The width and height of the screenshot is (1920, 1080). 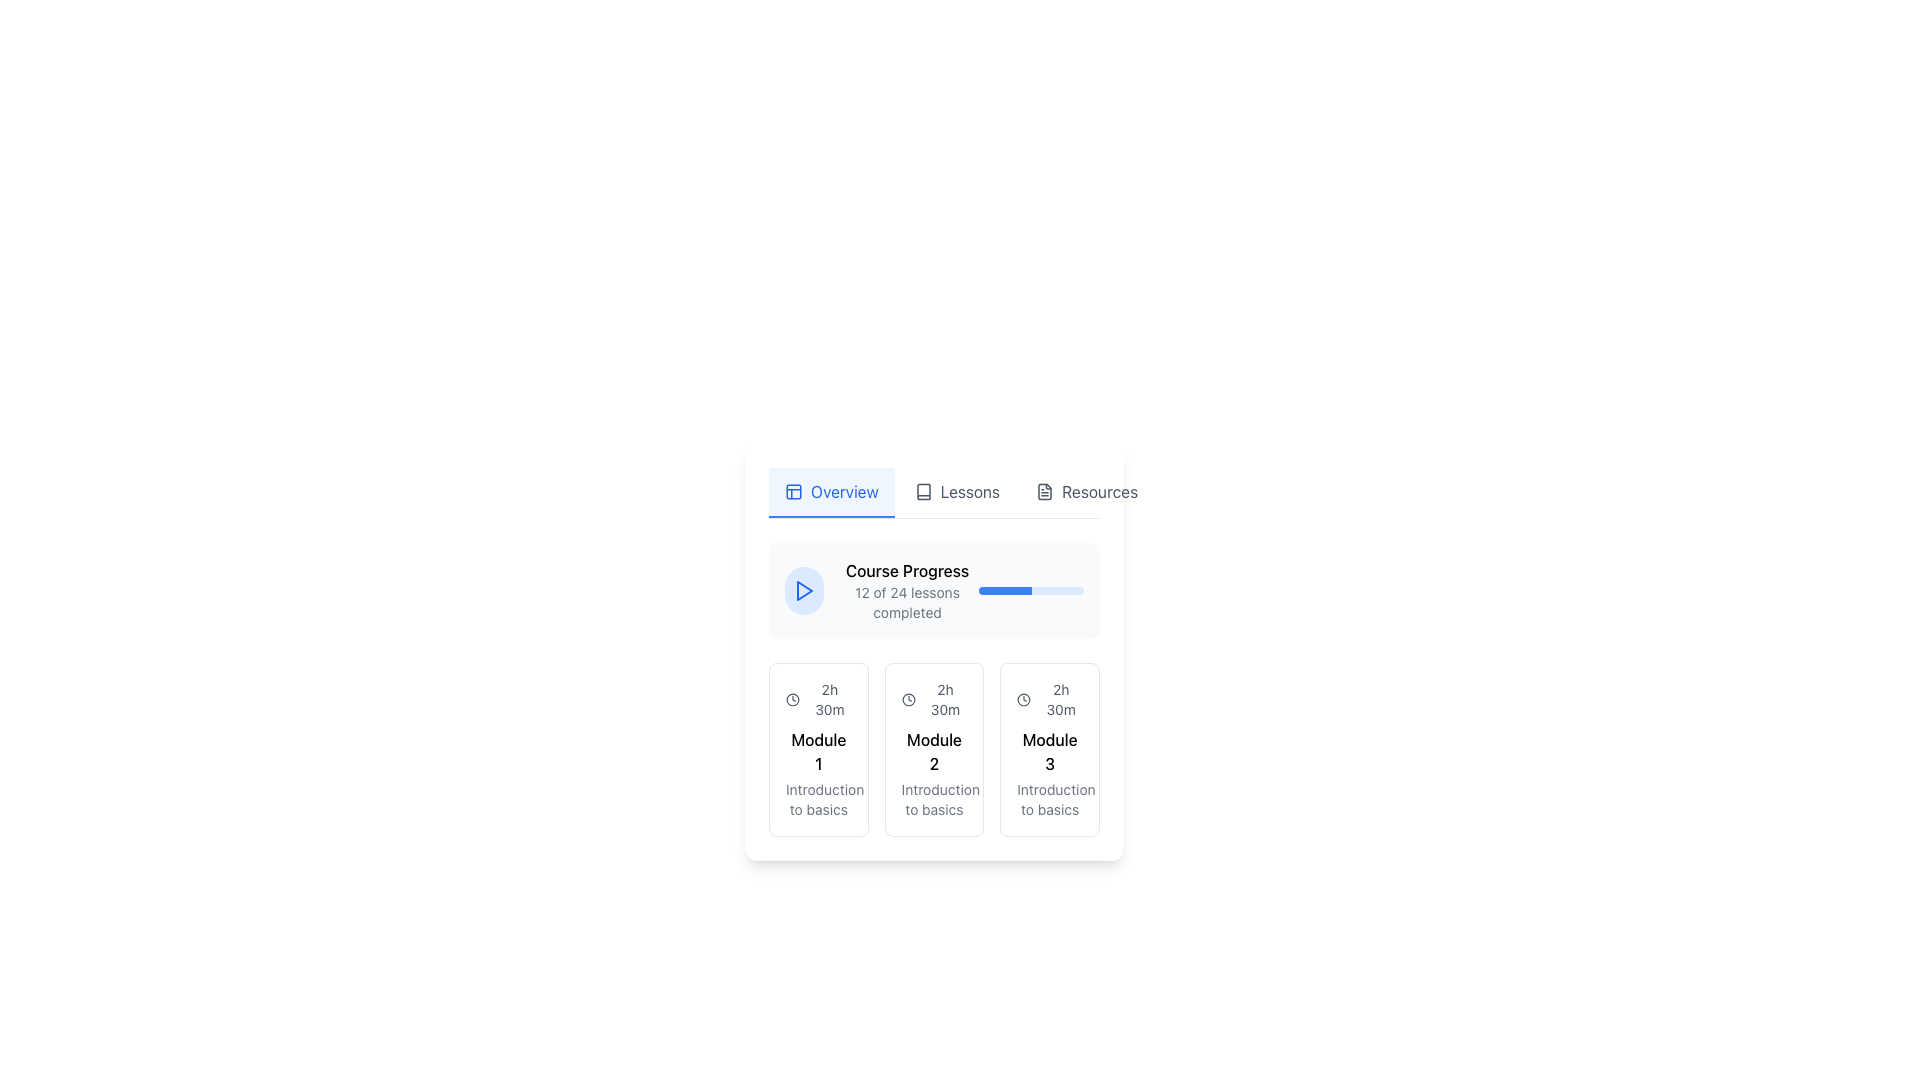 What do you see at coordinates (1049, 798) in the screenshot?
I see `the text label displaying 'Introduction to basics' for accessibility purposes, located beneath the title 'Module 3' in the third card of a set of cards` at bounding box center [1049, 798].